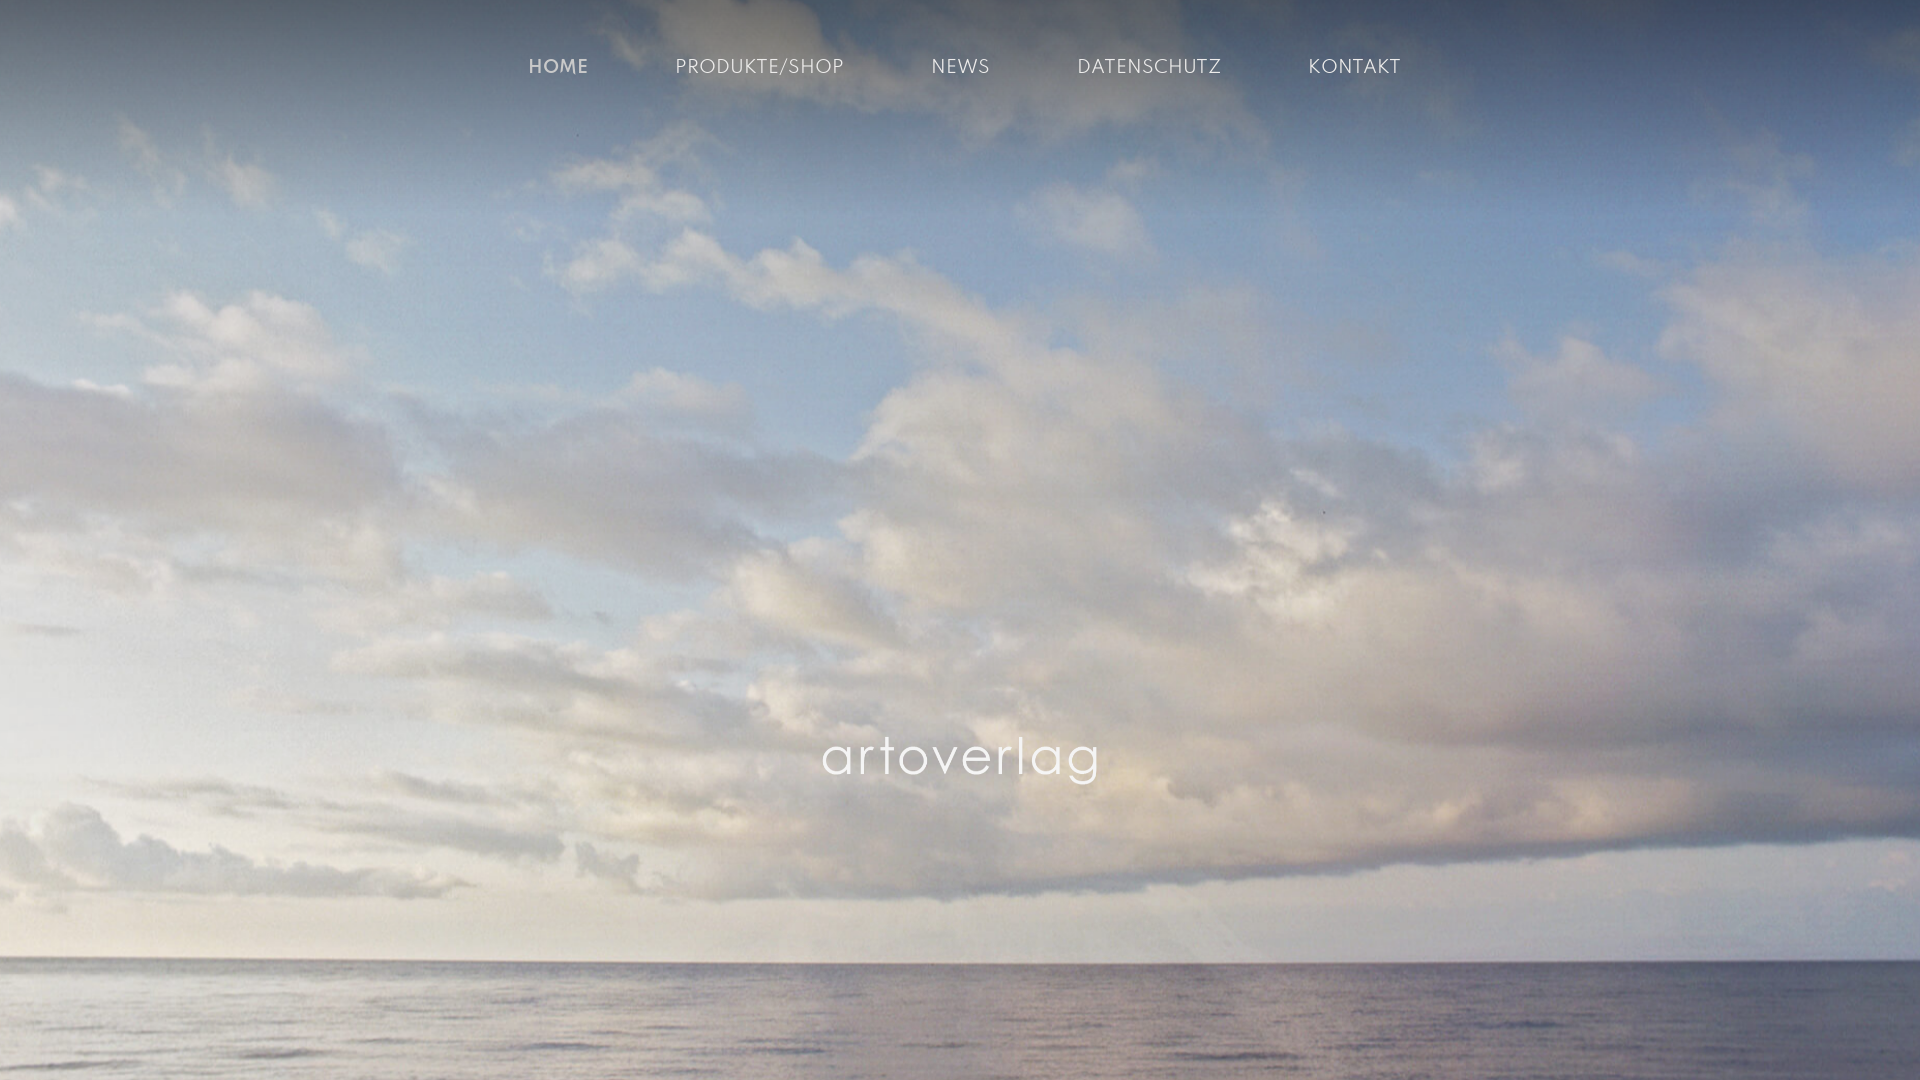  What do you see at coordinates (958, 67) in the screenshot?
I see `'NEWS'` at bounding box center [958, 67].